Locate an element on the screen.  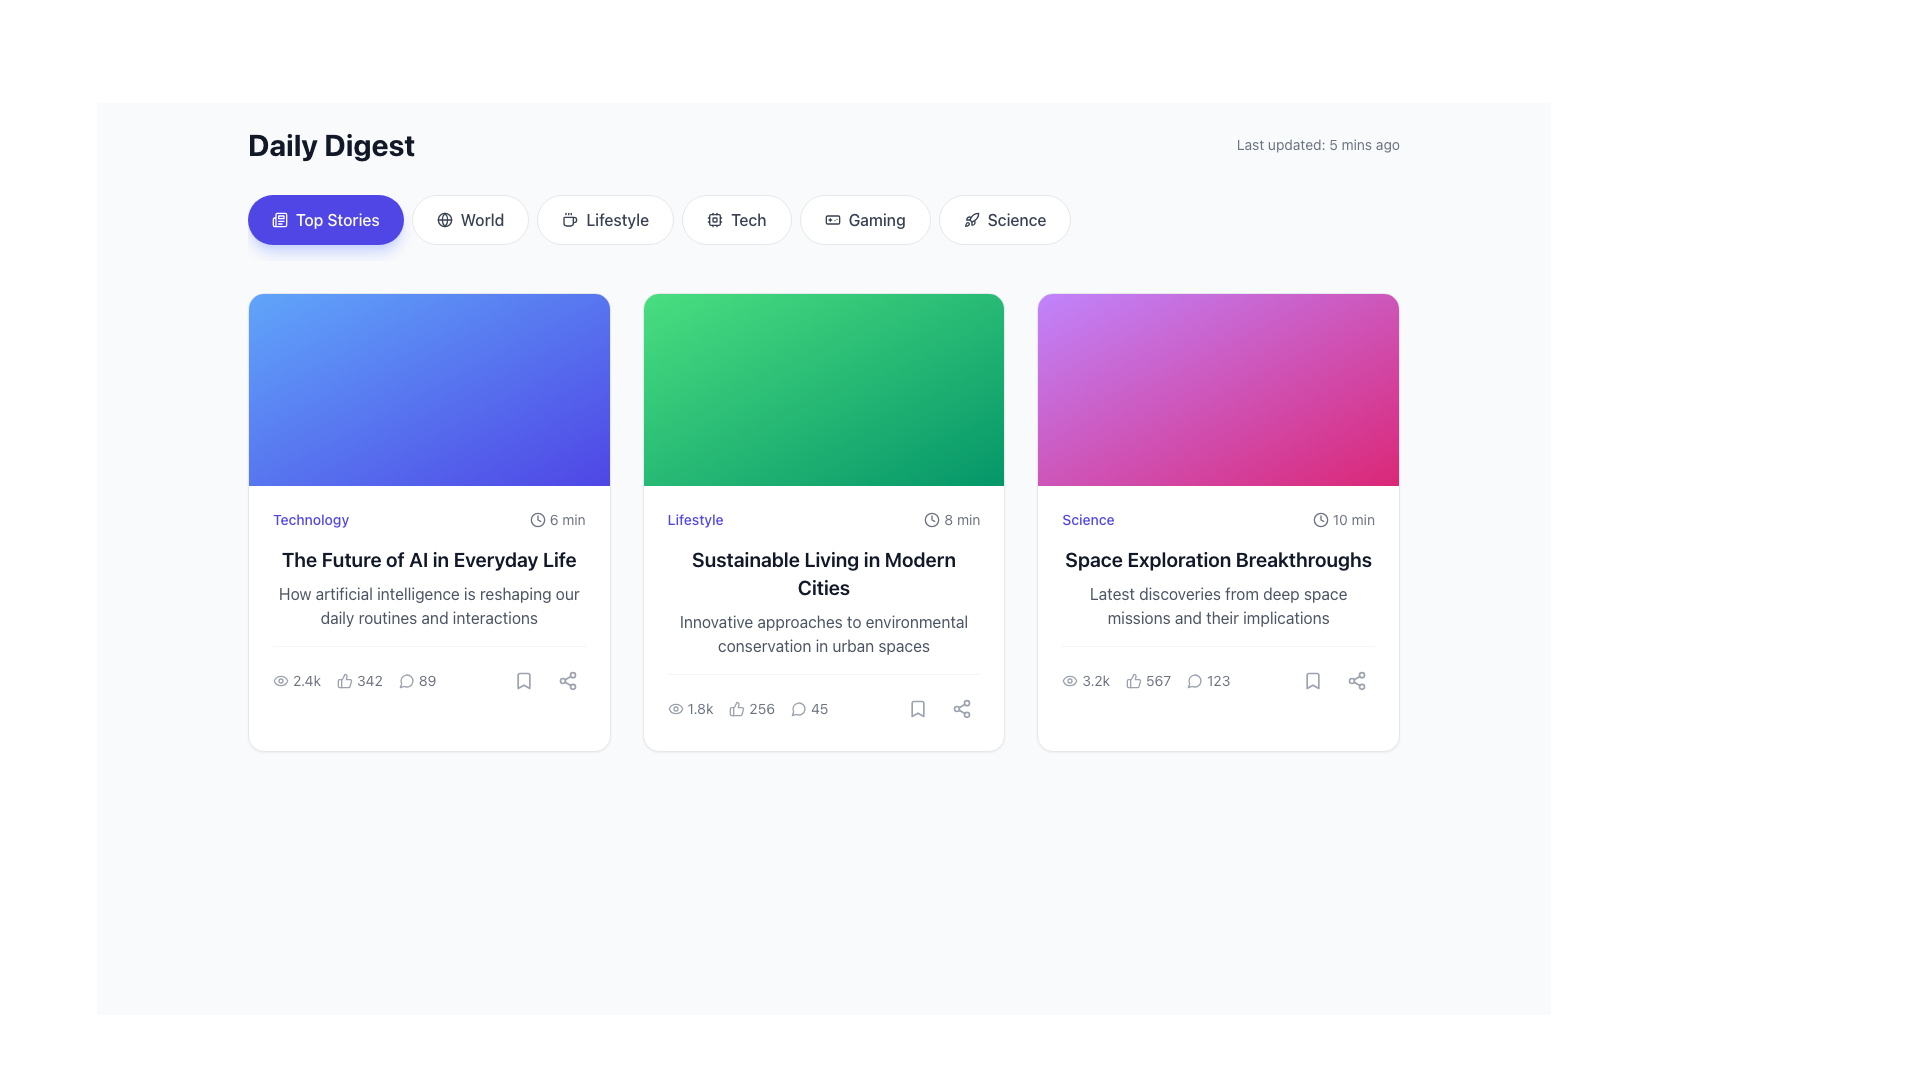
the static text element displaying the number '567' in the likes count section of the third card titled 'Space Exploration Breakthroughs' is located at coordinates (1158, 680).